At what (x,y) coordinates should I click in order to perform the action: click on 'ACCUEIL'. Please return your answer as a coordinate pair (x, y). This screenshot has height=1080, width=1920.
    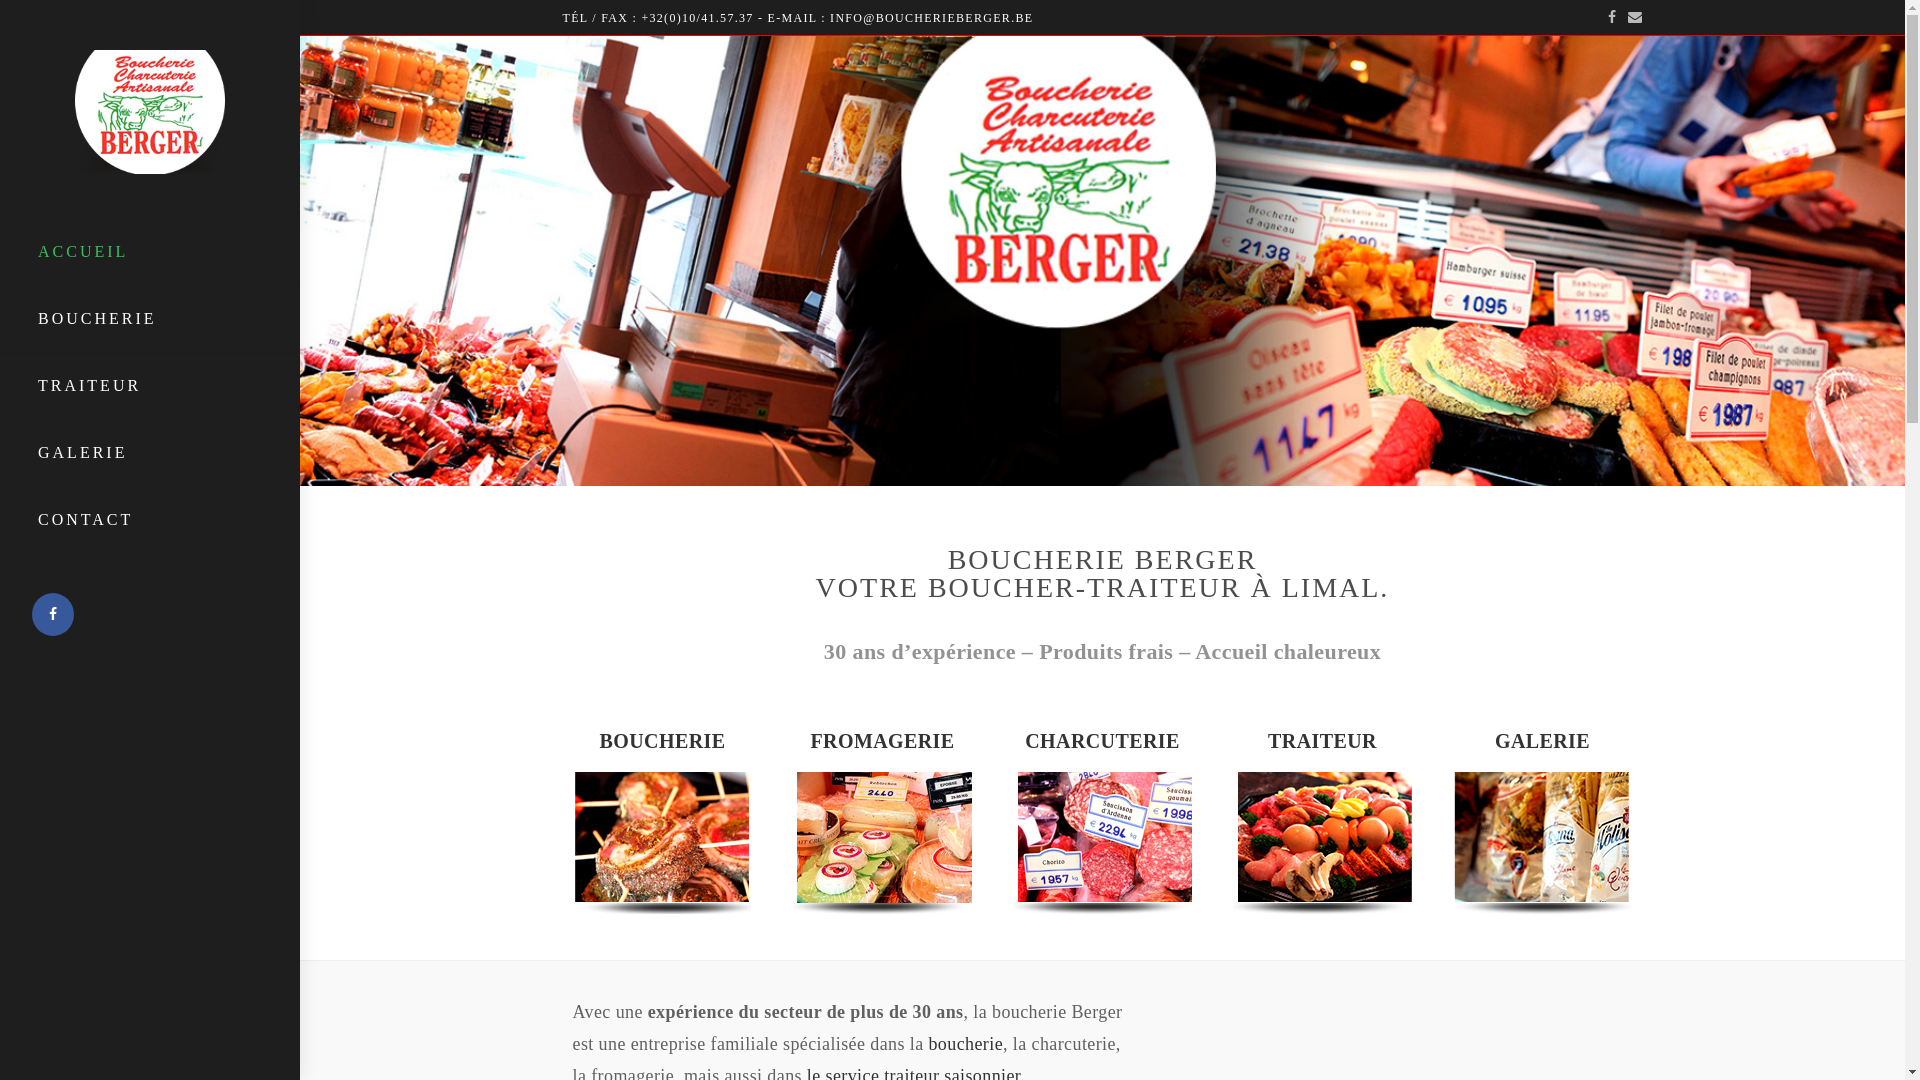
    Looking at the image, I should click on (148, 250).